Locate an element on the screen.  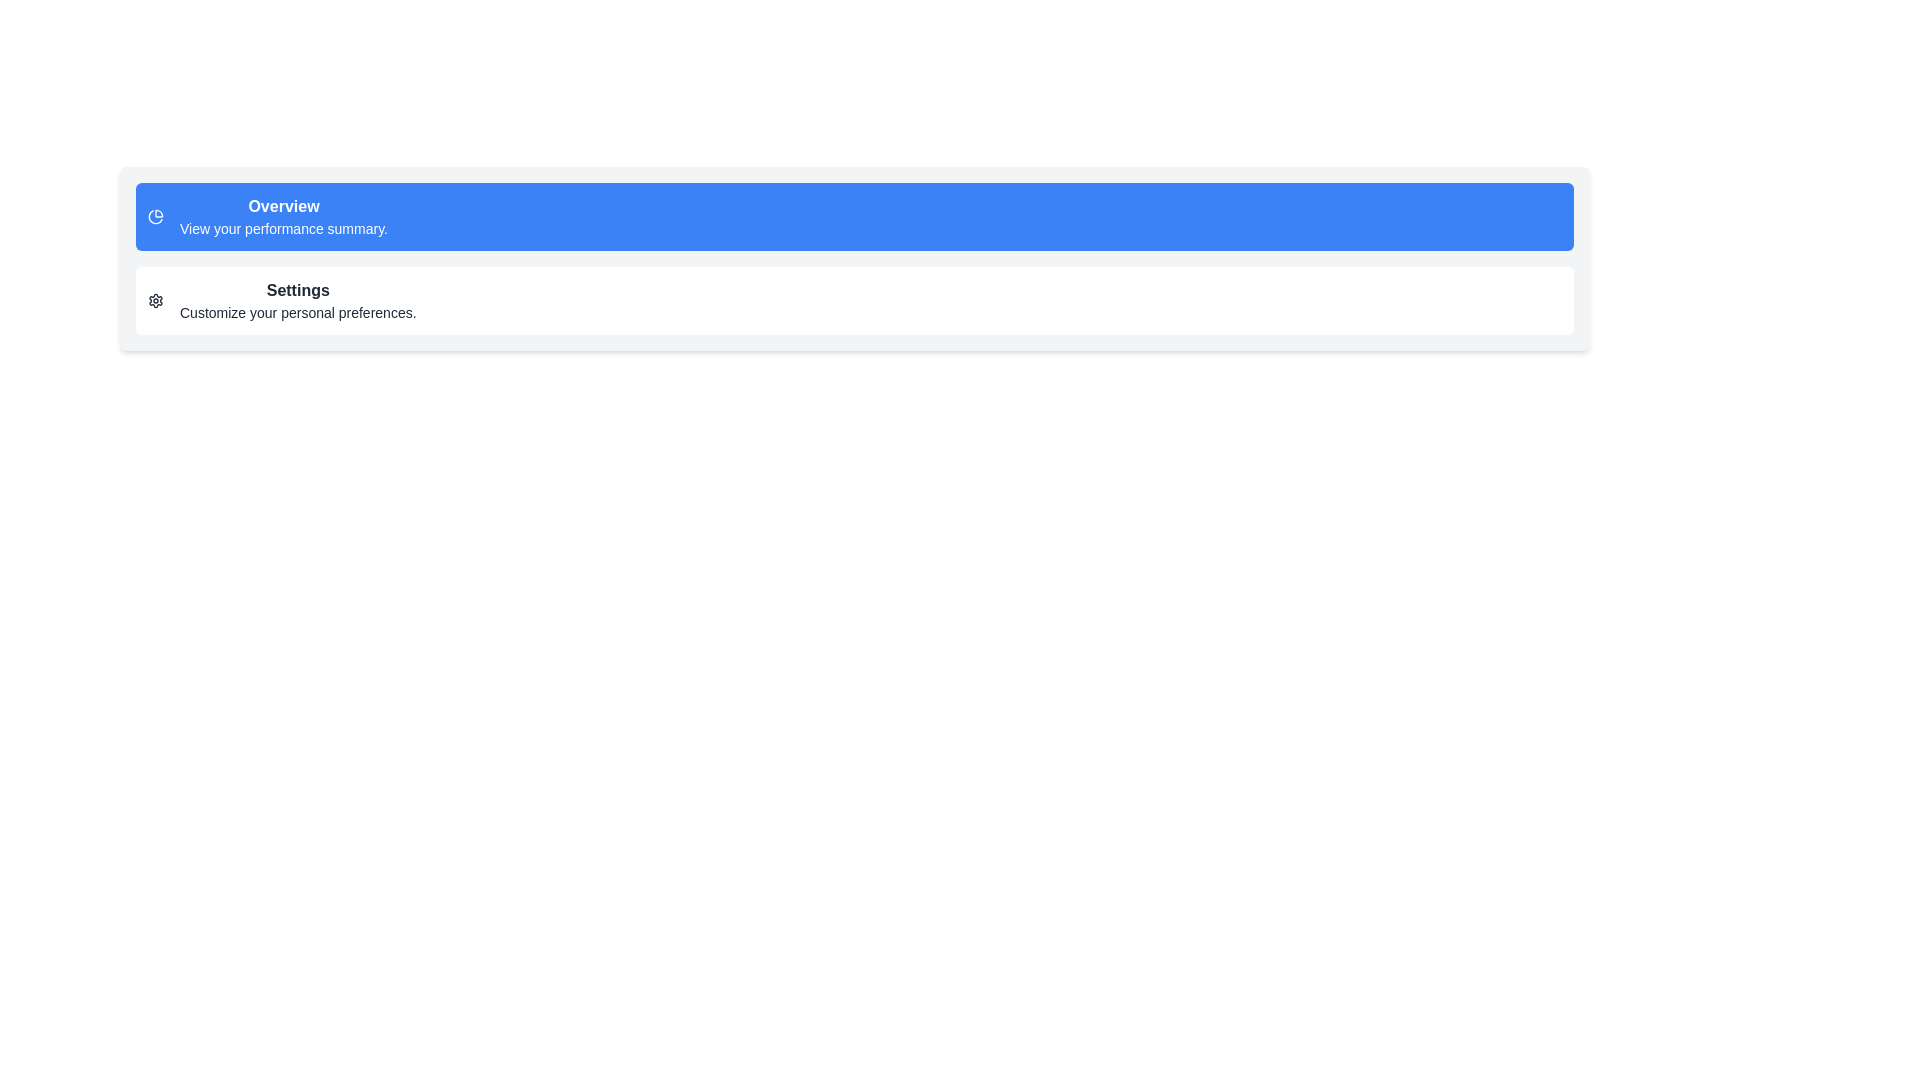
the second menu item in the vertical list is located at coordinates (854, 300).